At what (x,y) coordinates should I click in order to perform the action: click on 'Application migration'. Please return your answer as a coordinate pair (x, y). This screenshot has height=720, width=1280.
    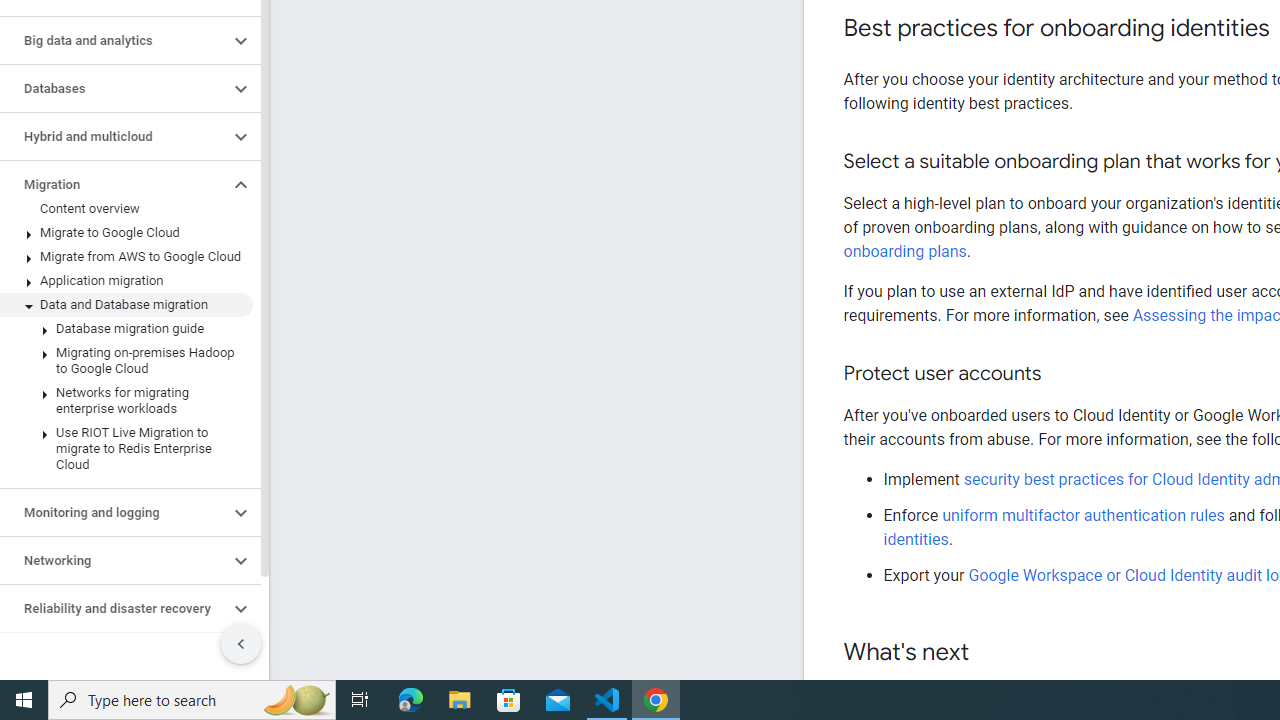
    Looking at the image, I should click on (125, 281).